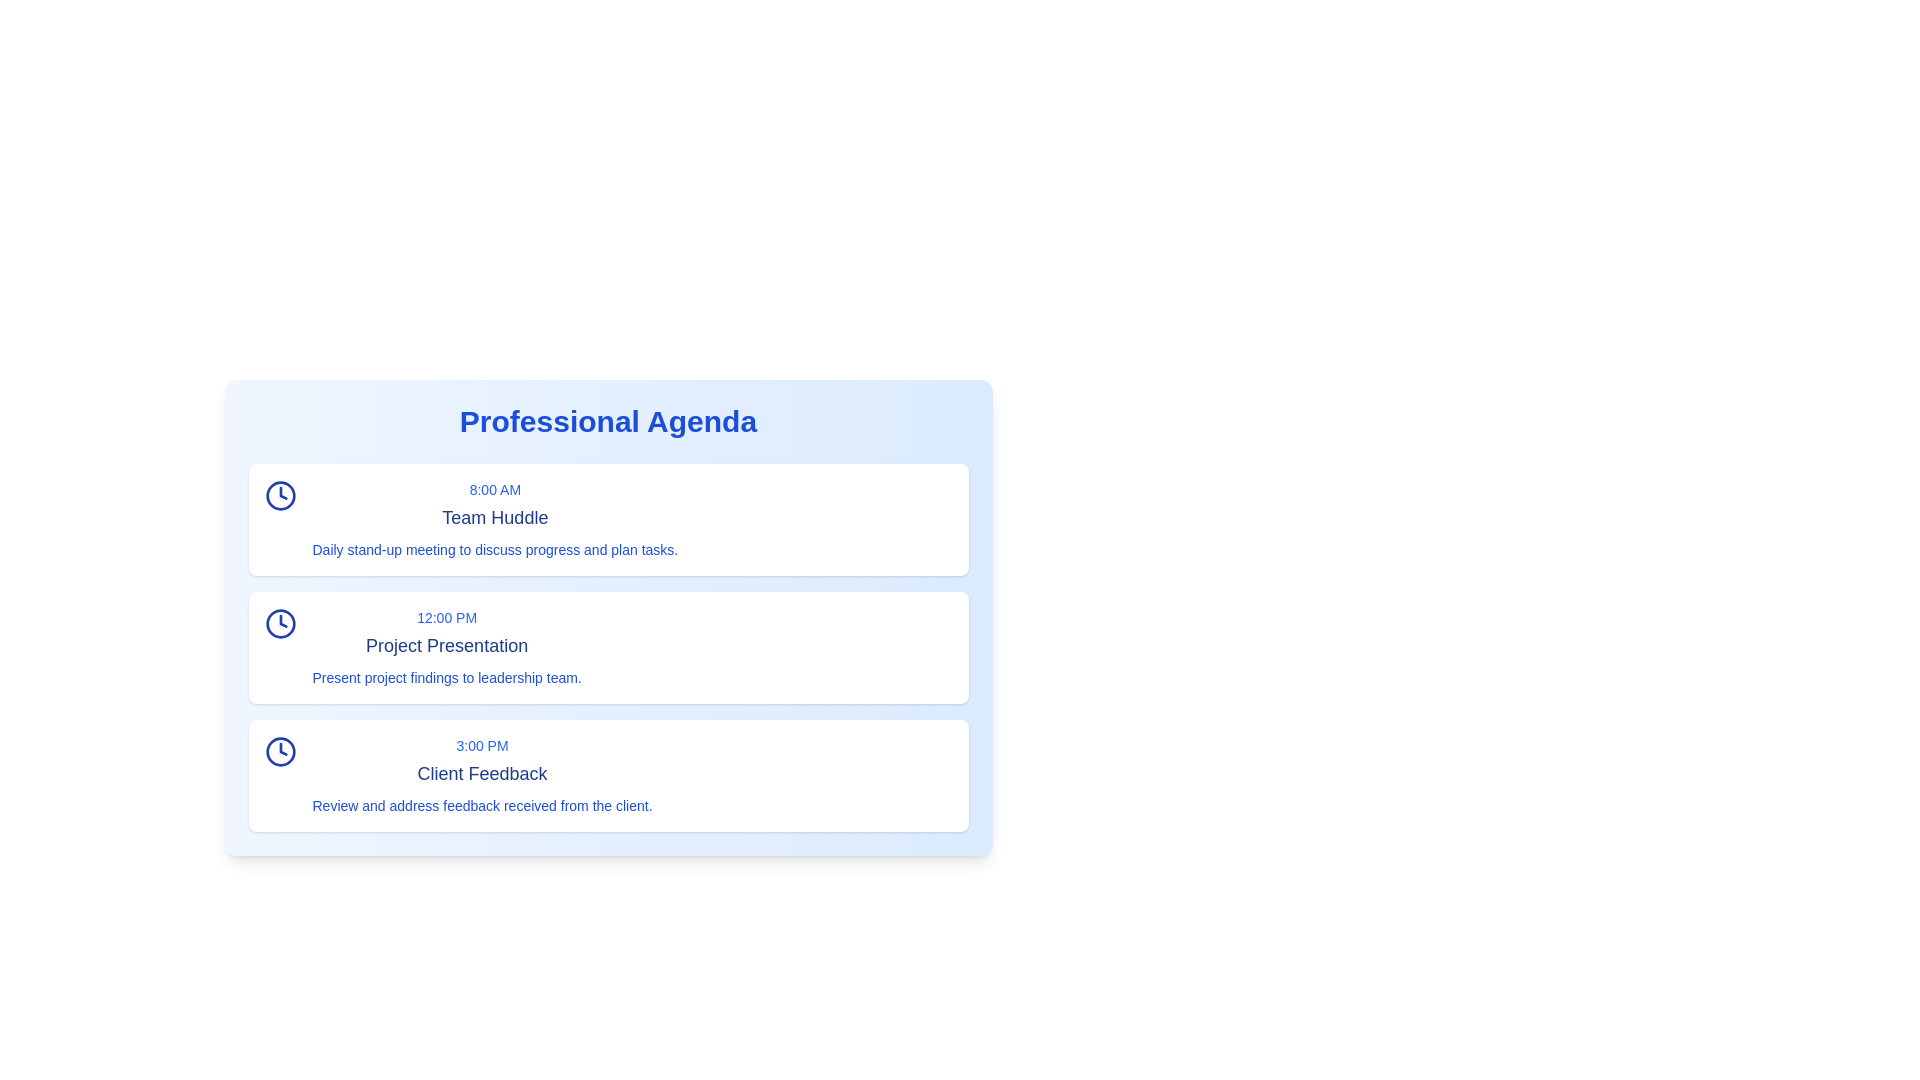  I want to click on the time icon (SVG) located at the top-left corner of the '3:00 PM Client Feedback' agenda item, so click(279, 752).